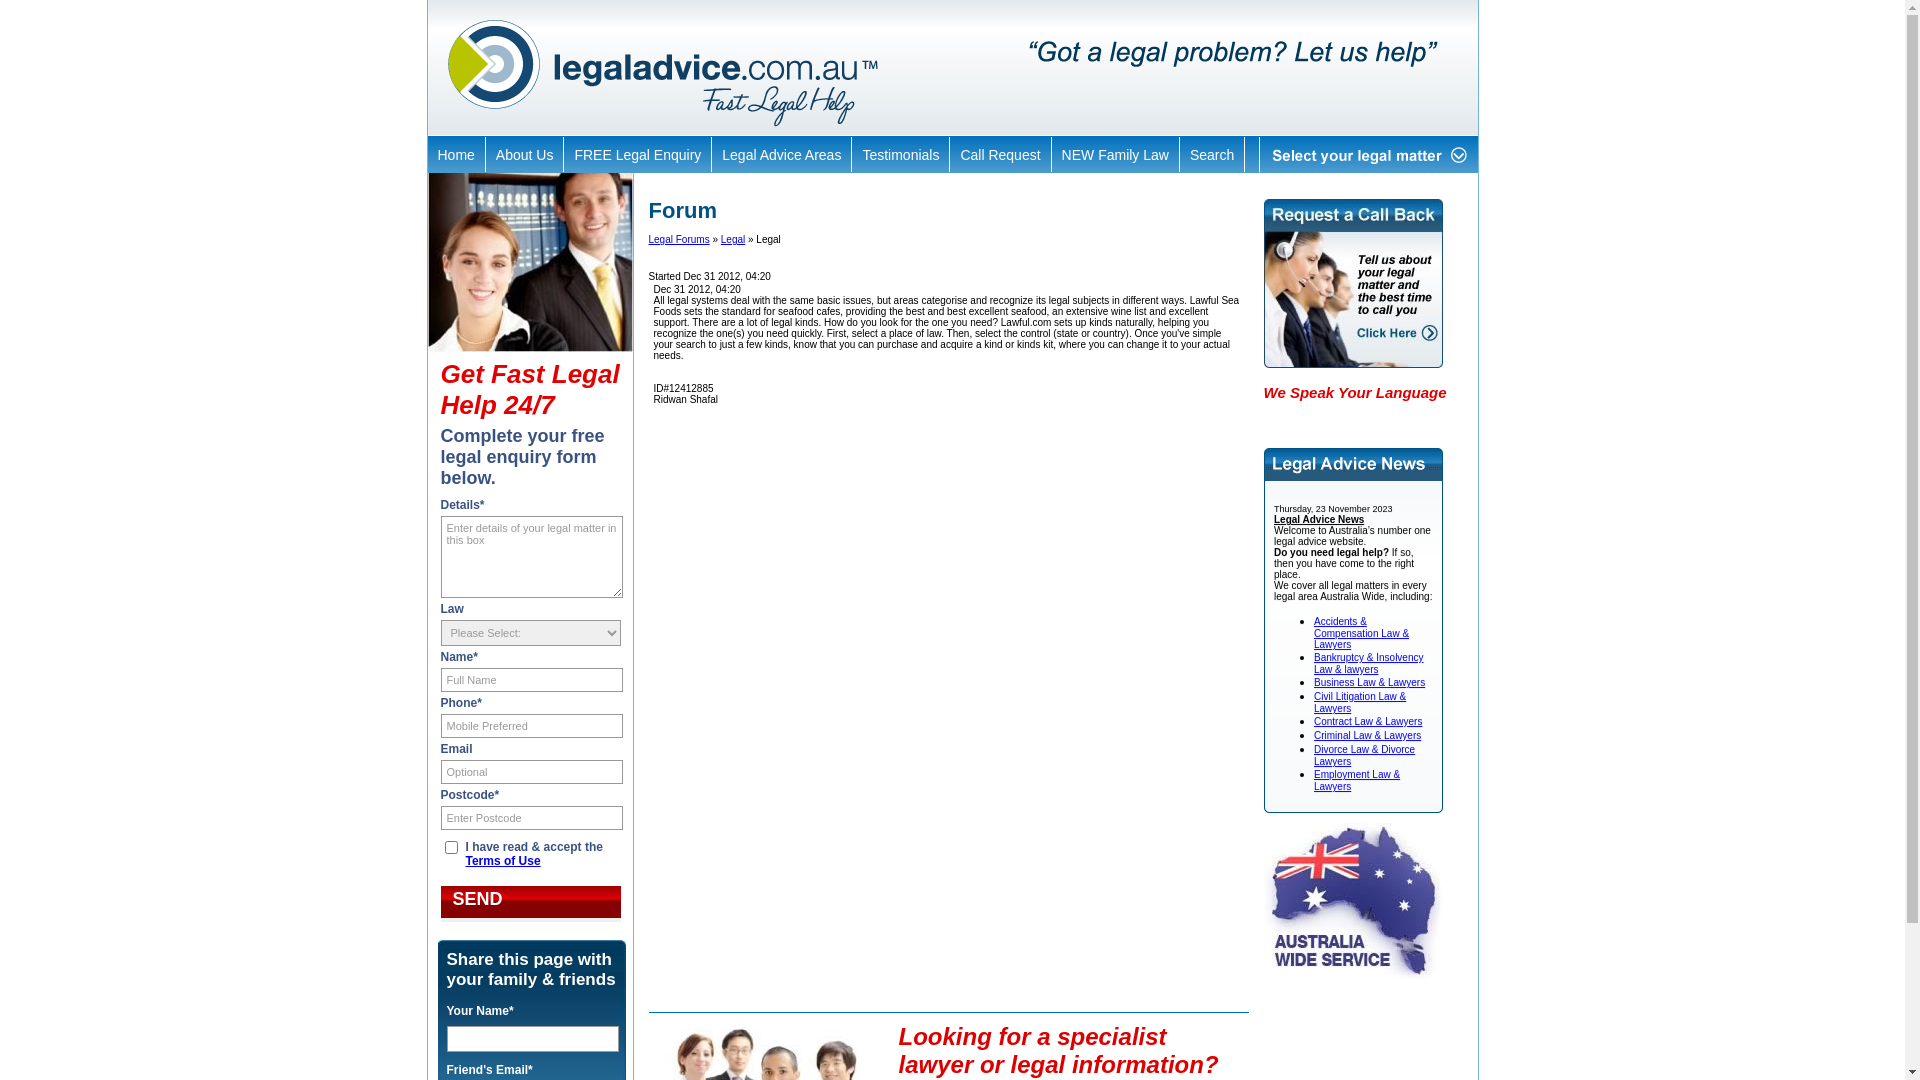 The image size is (1920, 1080). Describe the element at coordinates (678, 238) in the screenshot. I see `'Legal Forums'` at that location.